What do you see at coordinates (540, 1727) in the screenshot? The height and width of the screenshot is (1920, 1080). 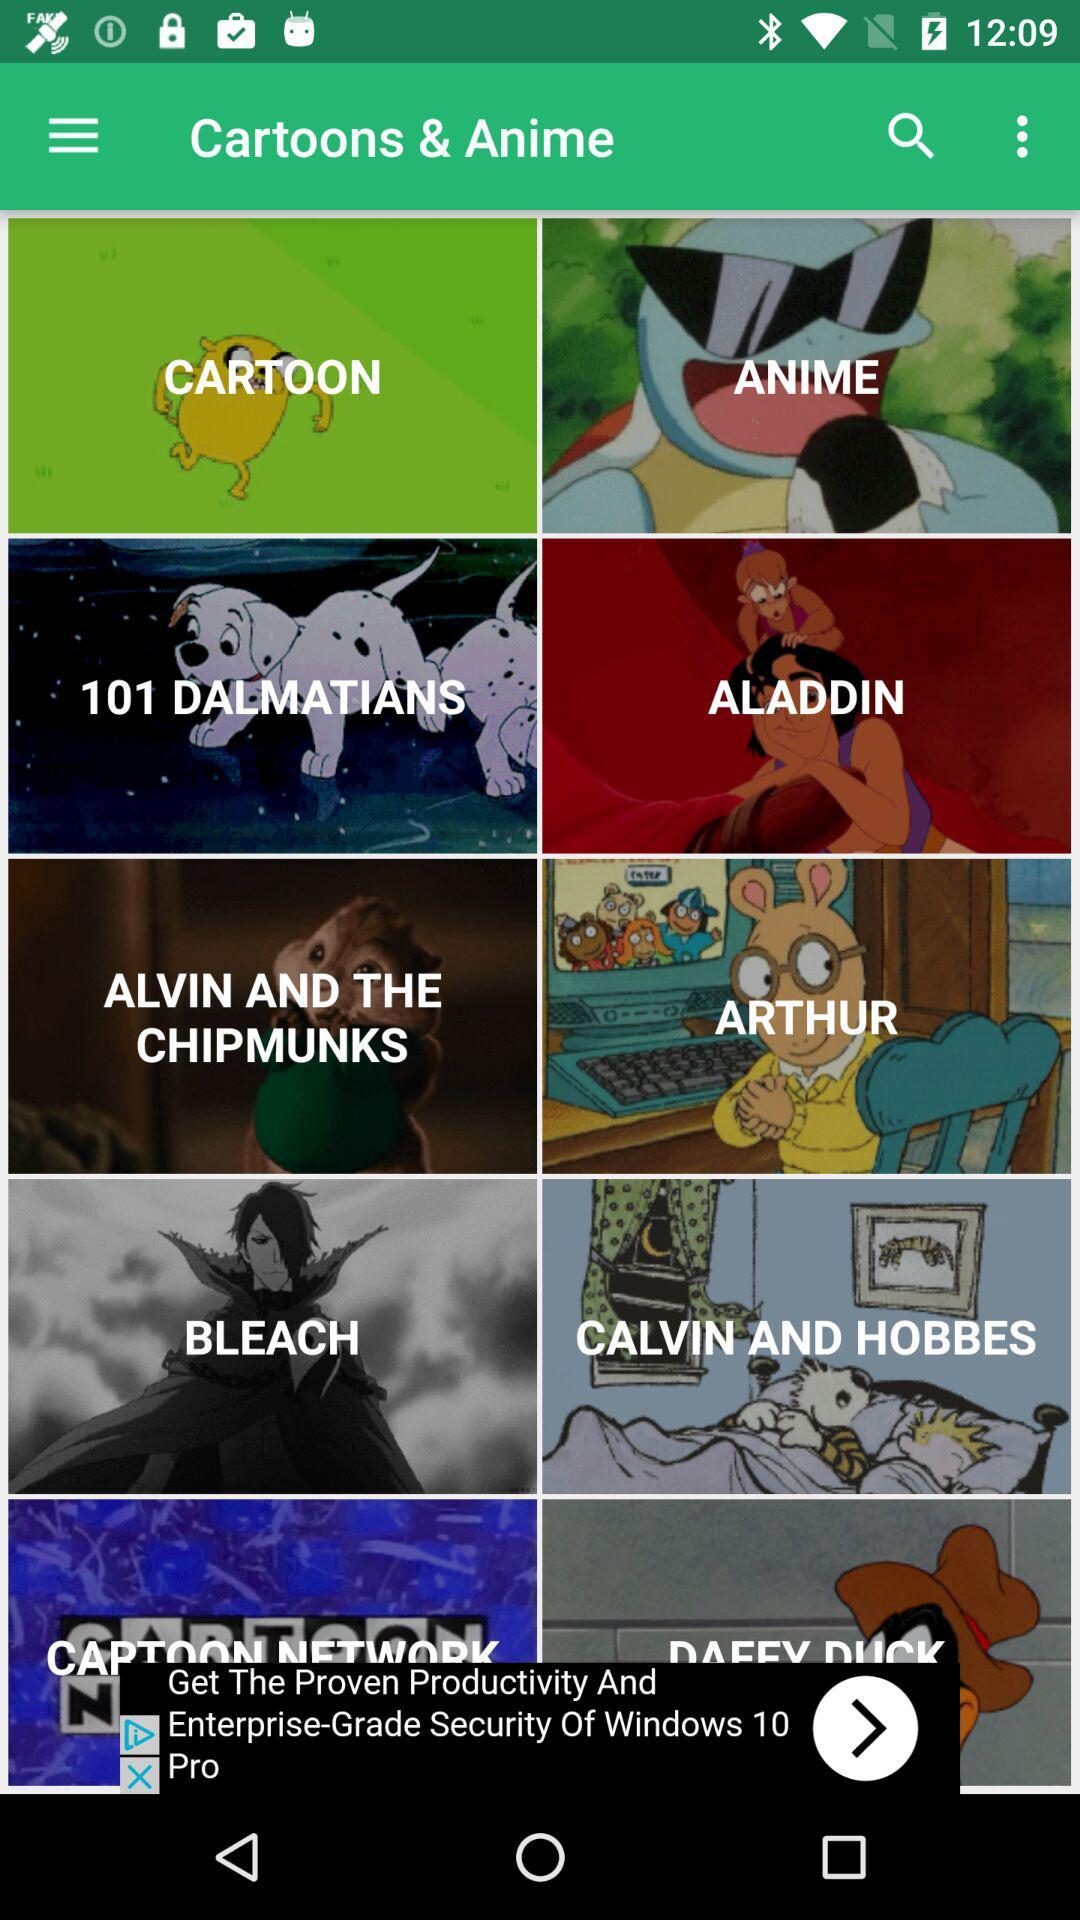 I see `advertising` at bounding box center [540, 1727].